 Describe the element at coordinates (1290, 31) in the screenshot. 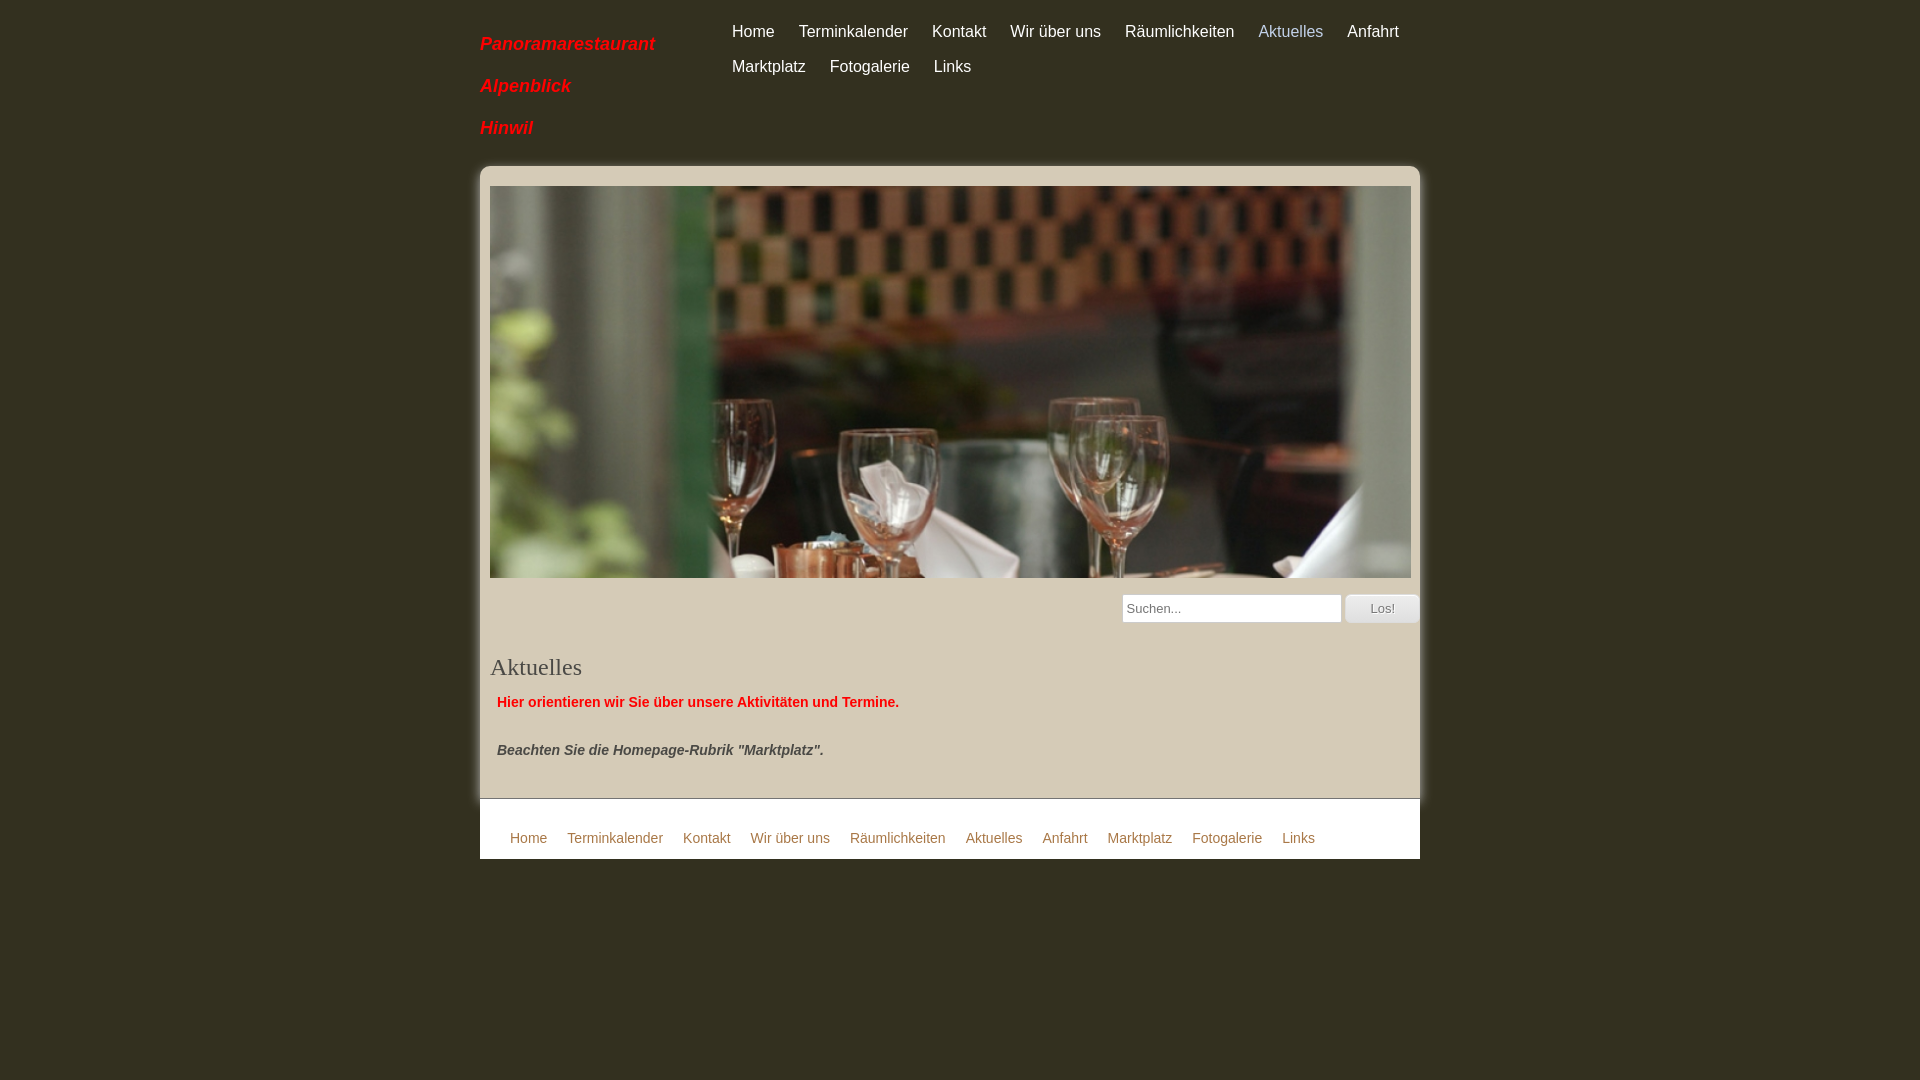

I see `'Aktuelles'` at that location.